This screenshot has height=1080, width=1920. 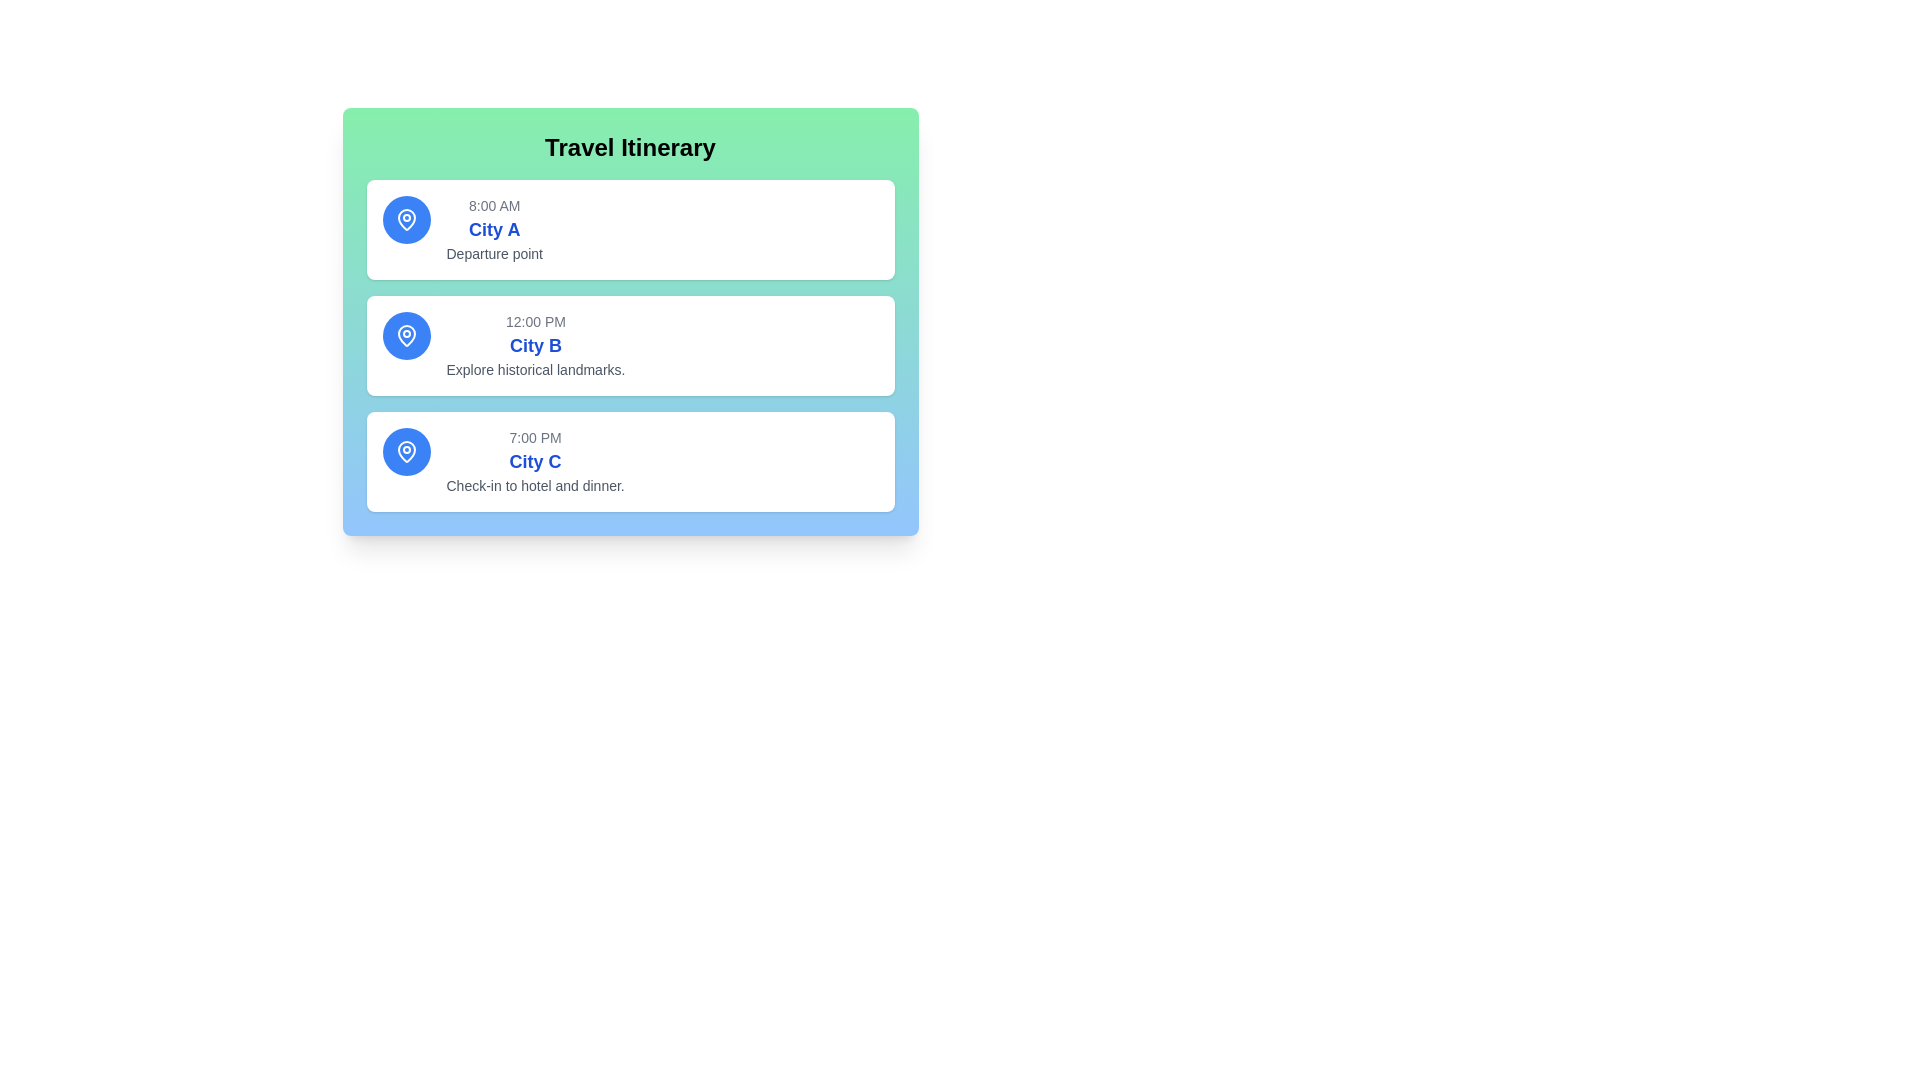 What do you see at coordinates (405, 334) in the screenshot?
I see `blue circular map pin icon located centrally within its background, adjacent to the text '12:00 PM City B Explore historical landmarks.'` at bounding box center [405, 334].